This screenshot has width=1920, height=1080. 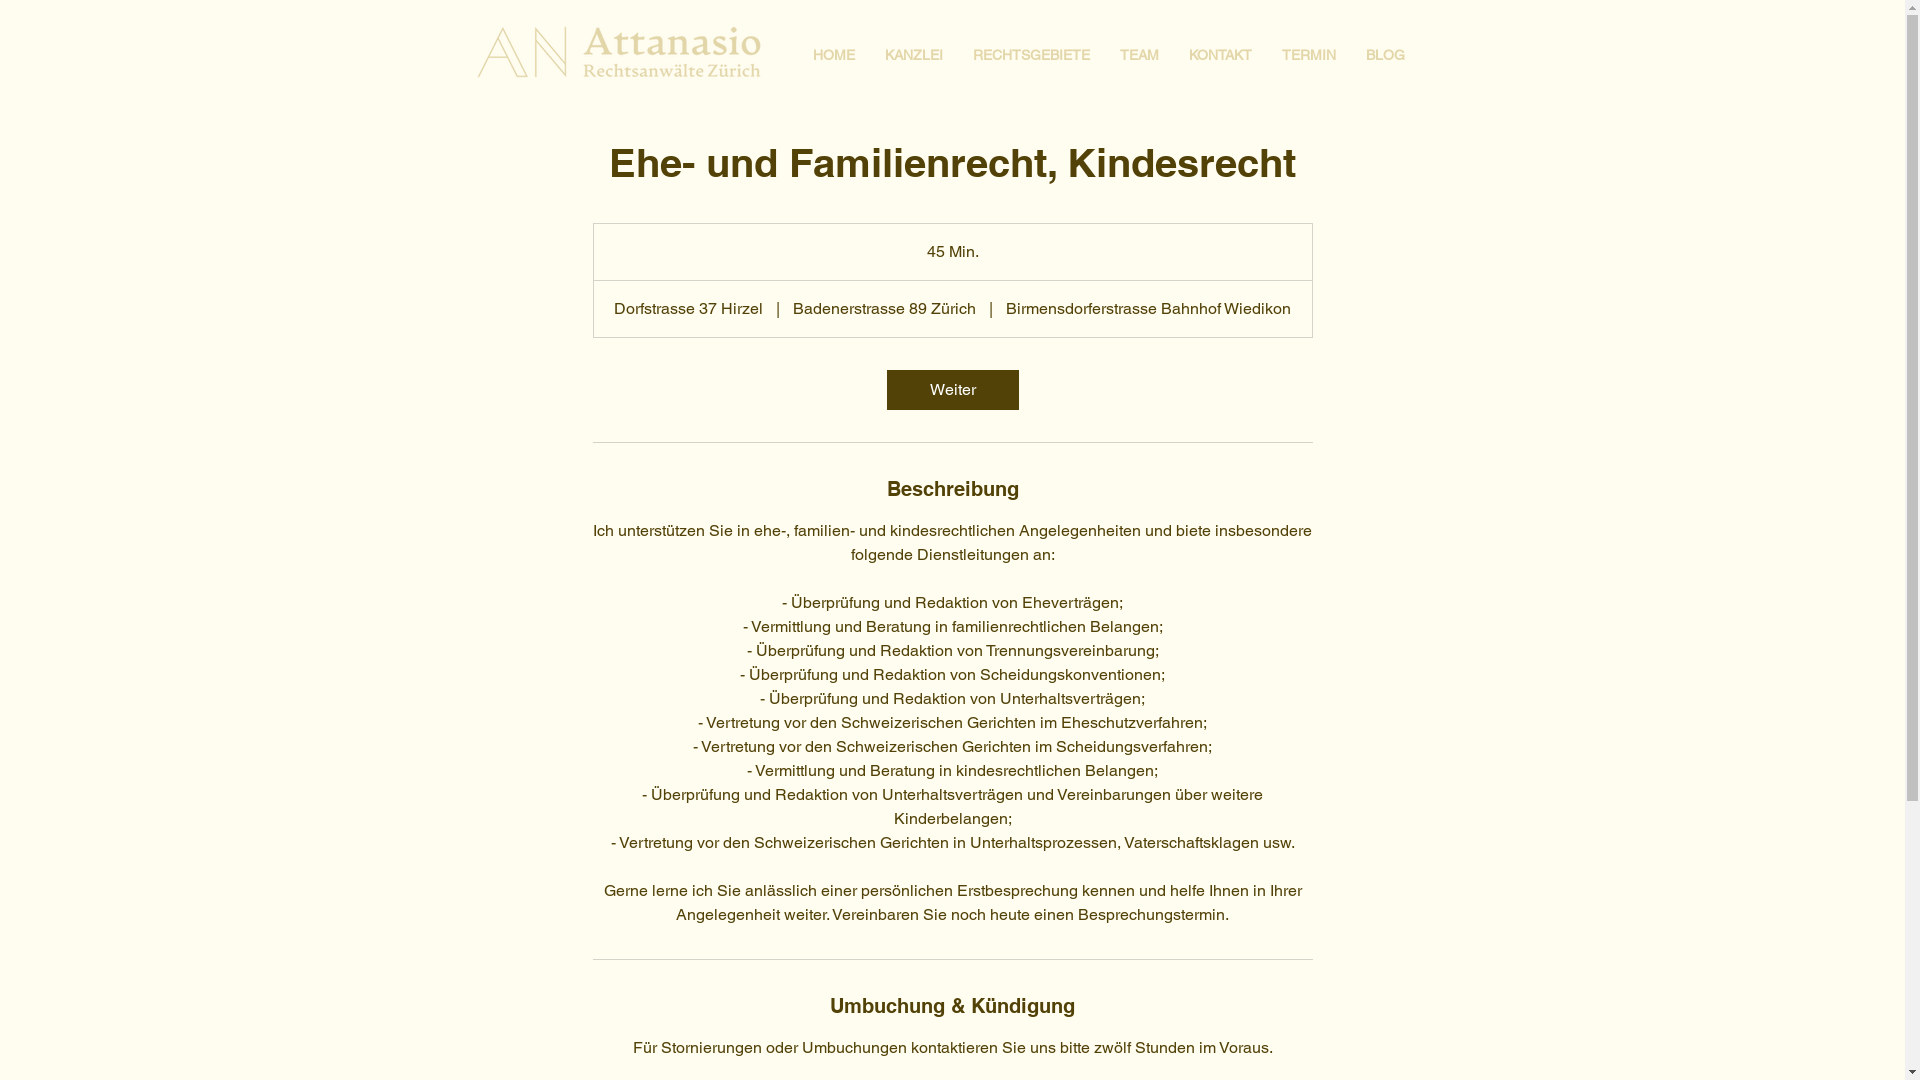 What do you see at coordinates (1031, 52) in the screenshot?
I see `'RECHTSGEBIETE'` at bounding box center [1031, 52].